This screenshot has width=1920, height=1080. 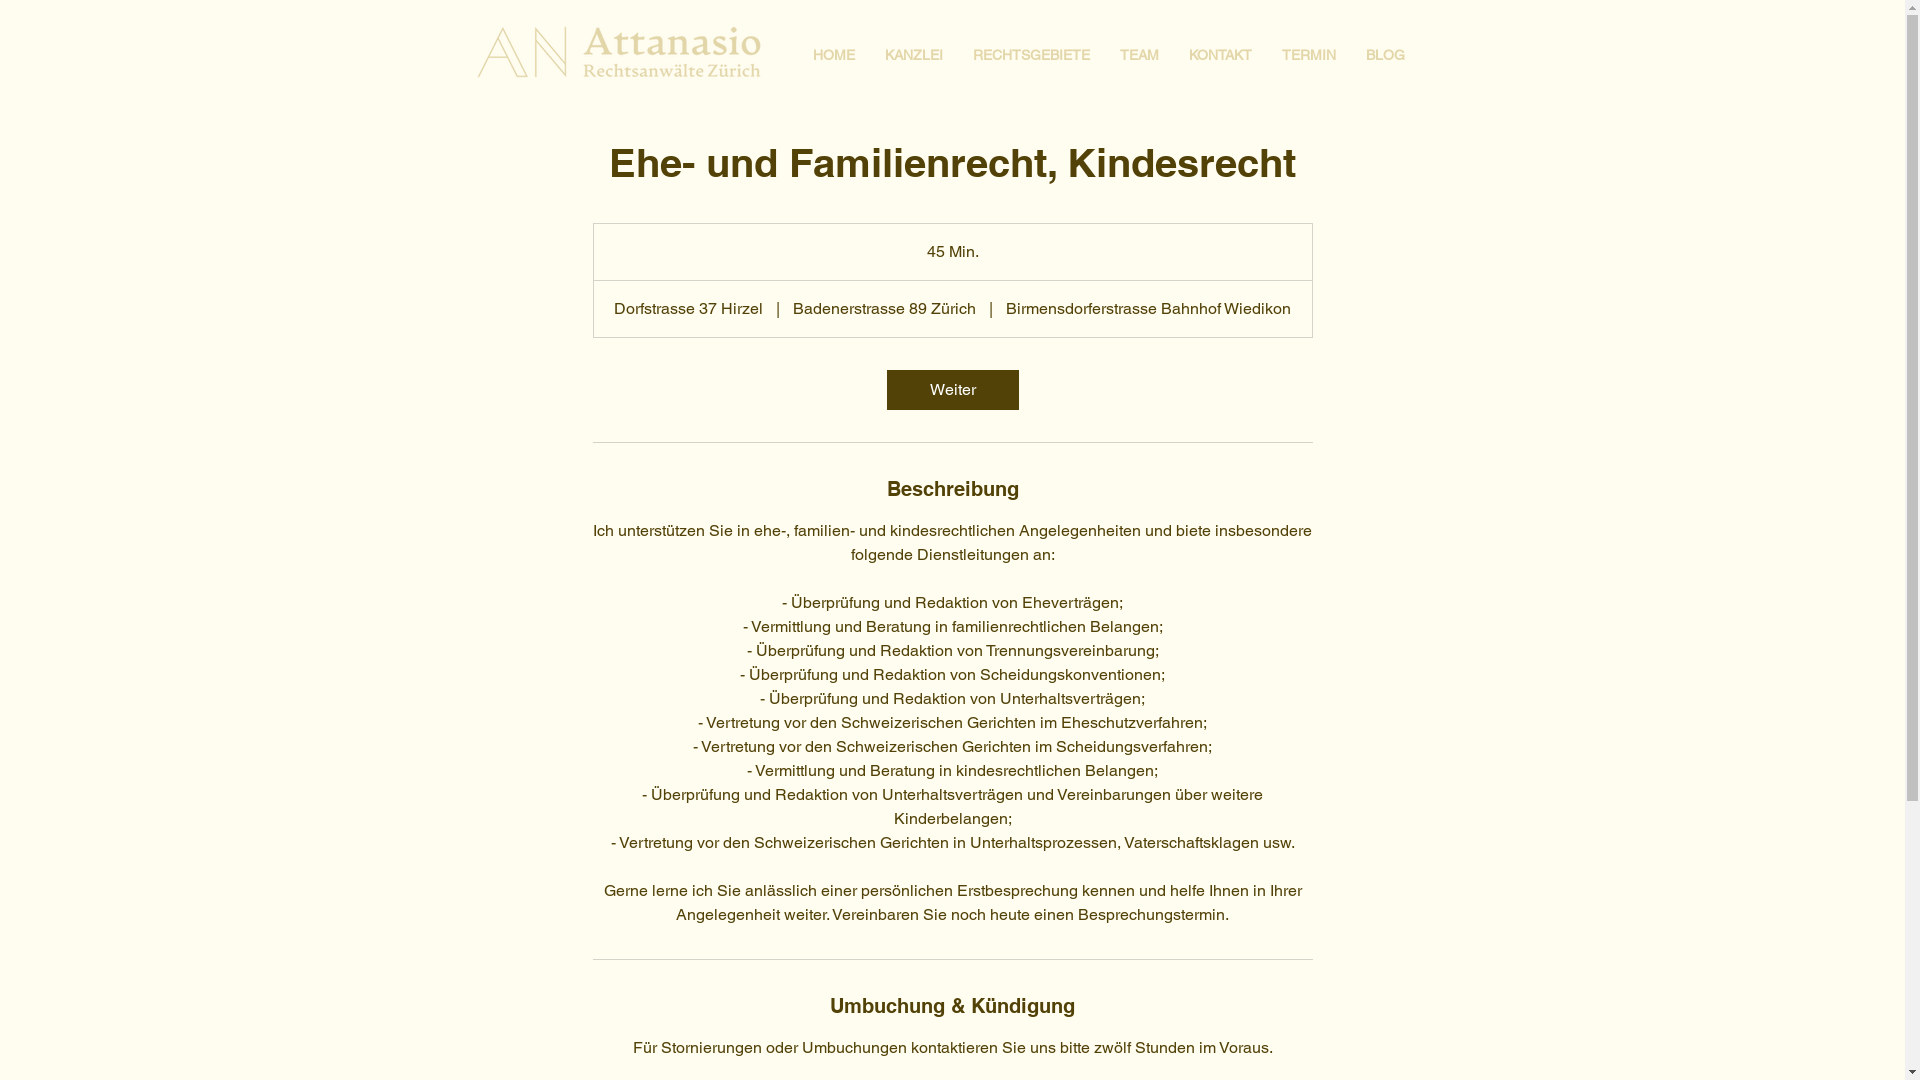 What do you see at coordinates (1031, 52) in the screenshot?
I see `'RECHTSGEBIETE'` at bounding box center [1031, 52].